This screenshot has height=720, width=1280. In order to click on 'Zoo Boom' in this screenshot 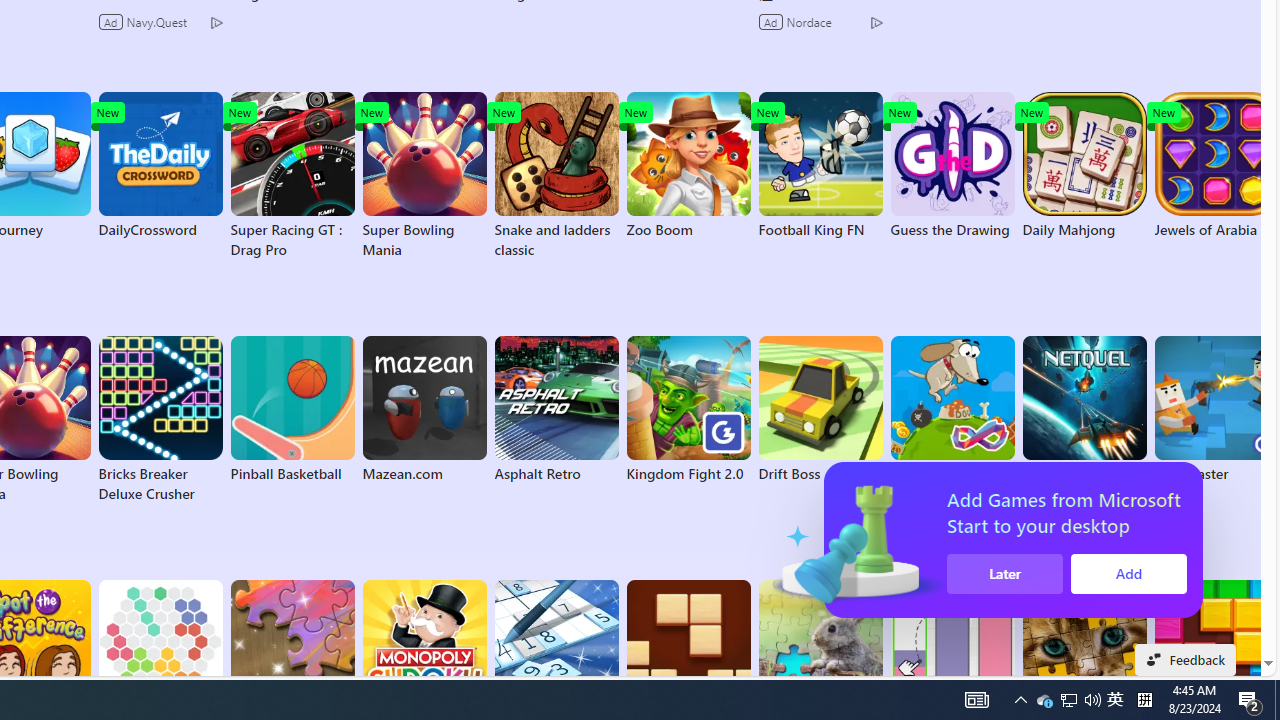, I will do `click(688, 164)`.